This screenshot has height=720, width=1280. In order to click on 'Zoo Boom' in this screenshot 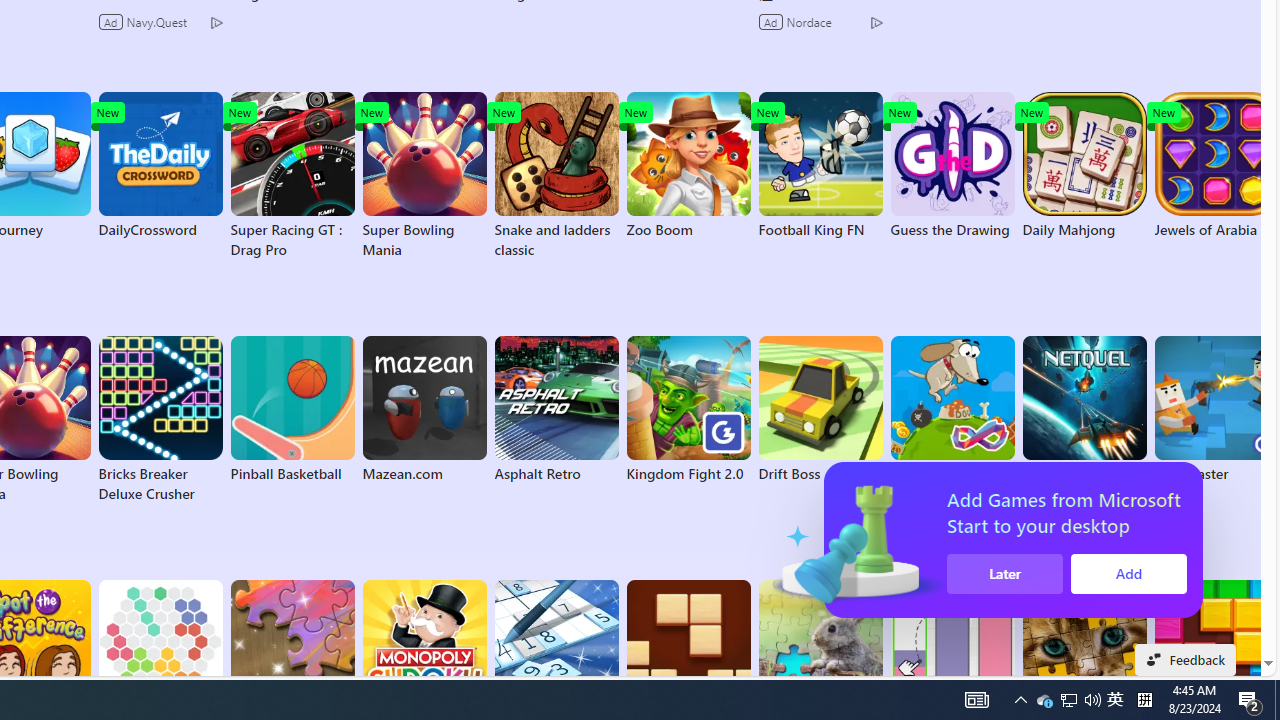, I will do `click(688, 164)`.